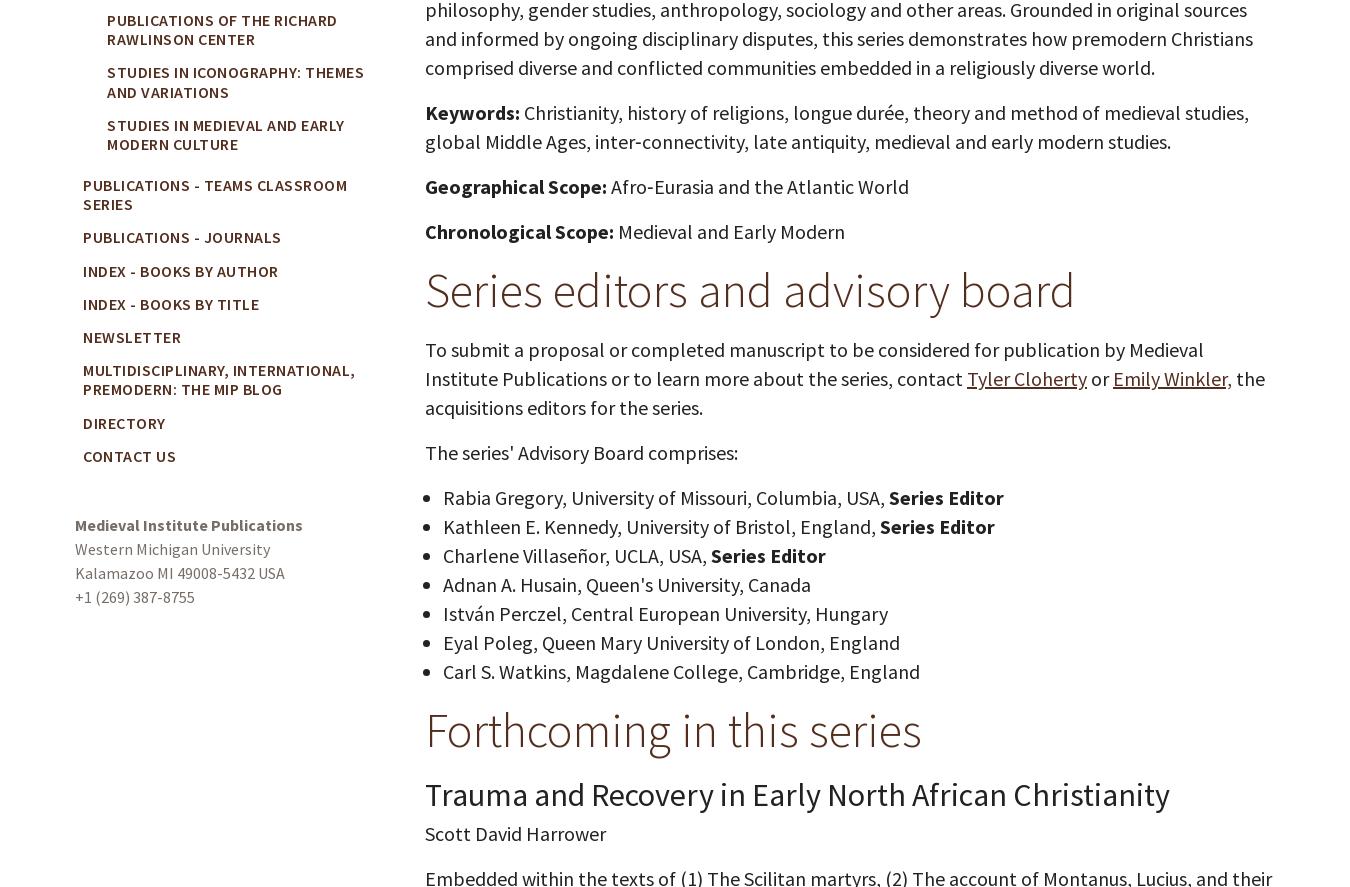 The width and height of the screenshot is (1350, 887). I want to click on 'the acquisitions editors for the series.', so click(424, 392).